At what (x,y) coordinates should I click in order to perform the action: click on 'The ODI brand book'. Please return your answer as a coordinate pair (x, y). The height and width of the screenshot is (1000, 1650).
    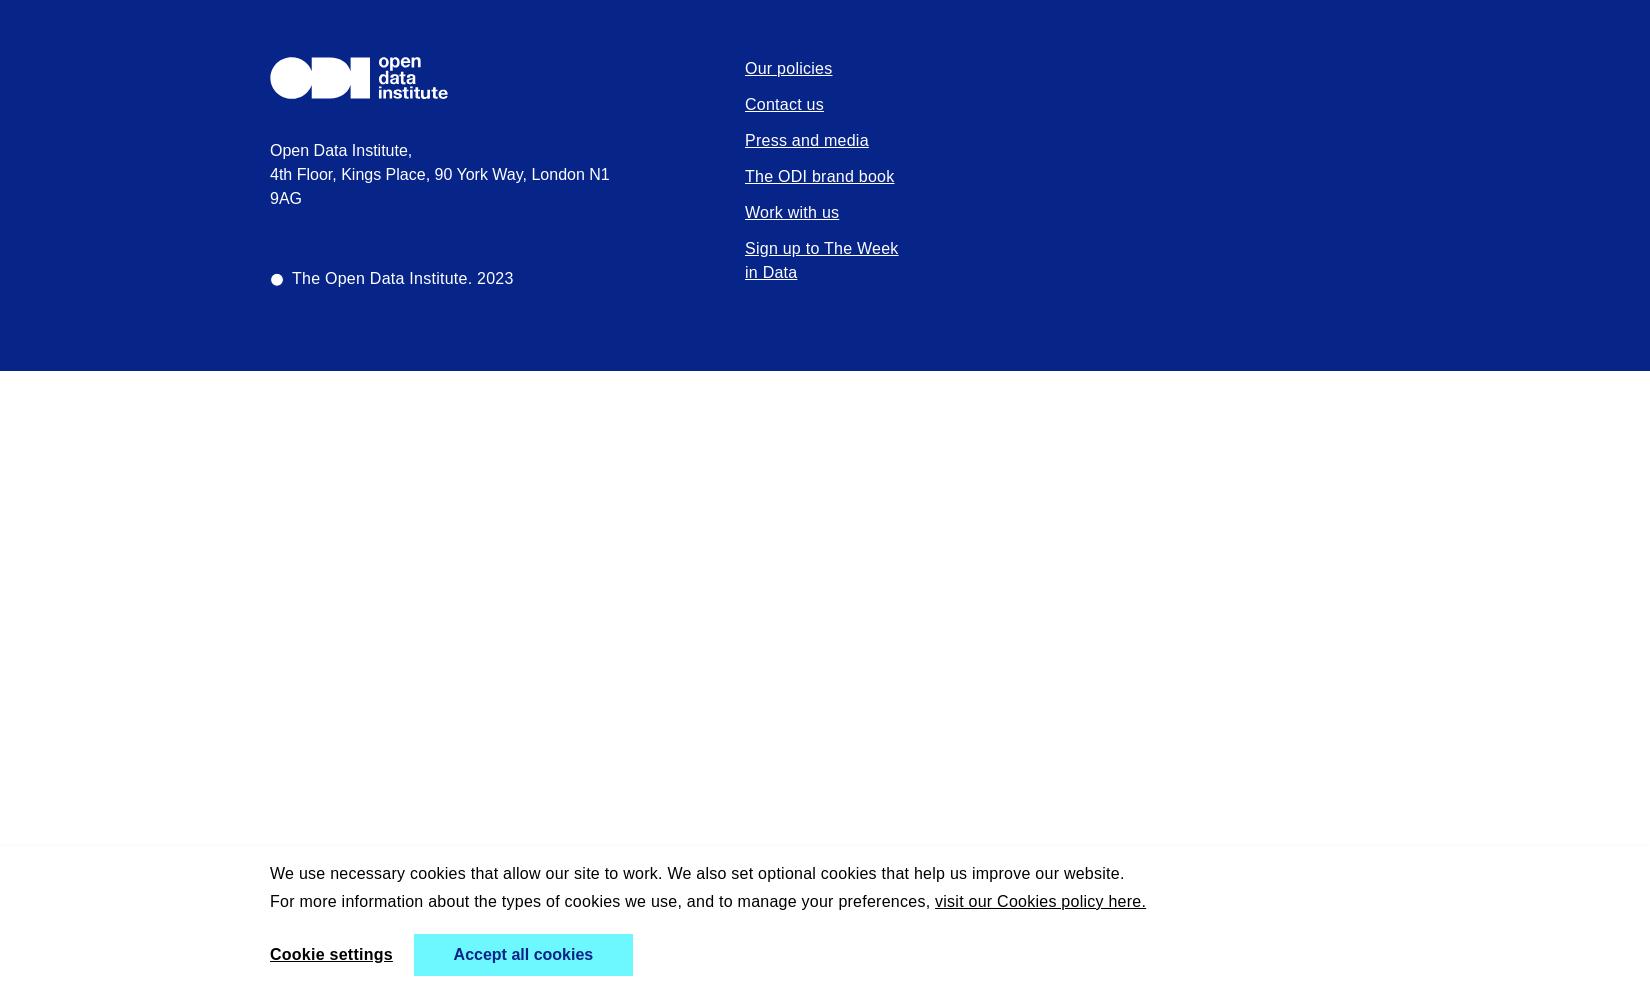
    Looking at the image, I should click on (818, 176).